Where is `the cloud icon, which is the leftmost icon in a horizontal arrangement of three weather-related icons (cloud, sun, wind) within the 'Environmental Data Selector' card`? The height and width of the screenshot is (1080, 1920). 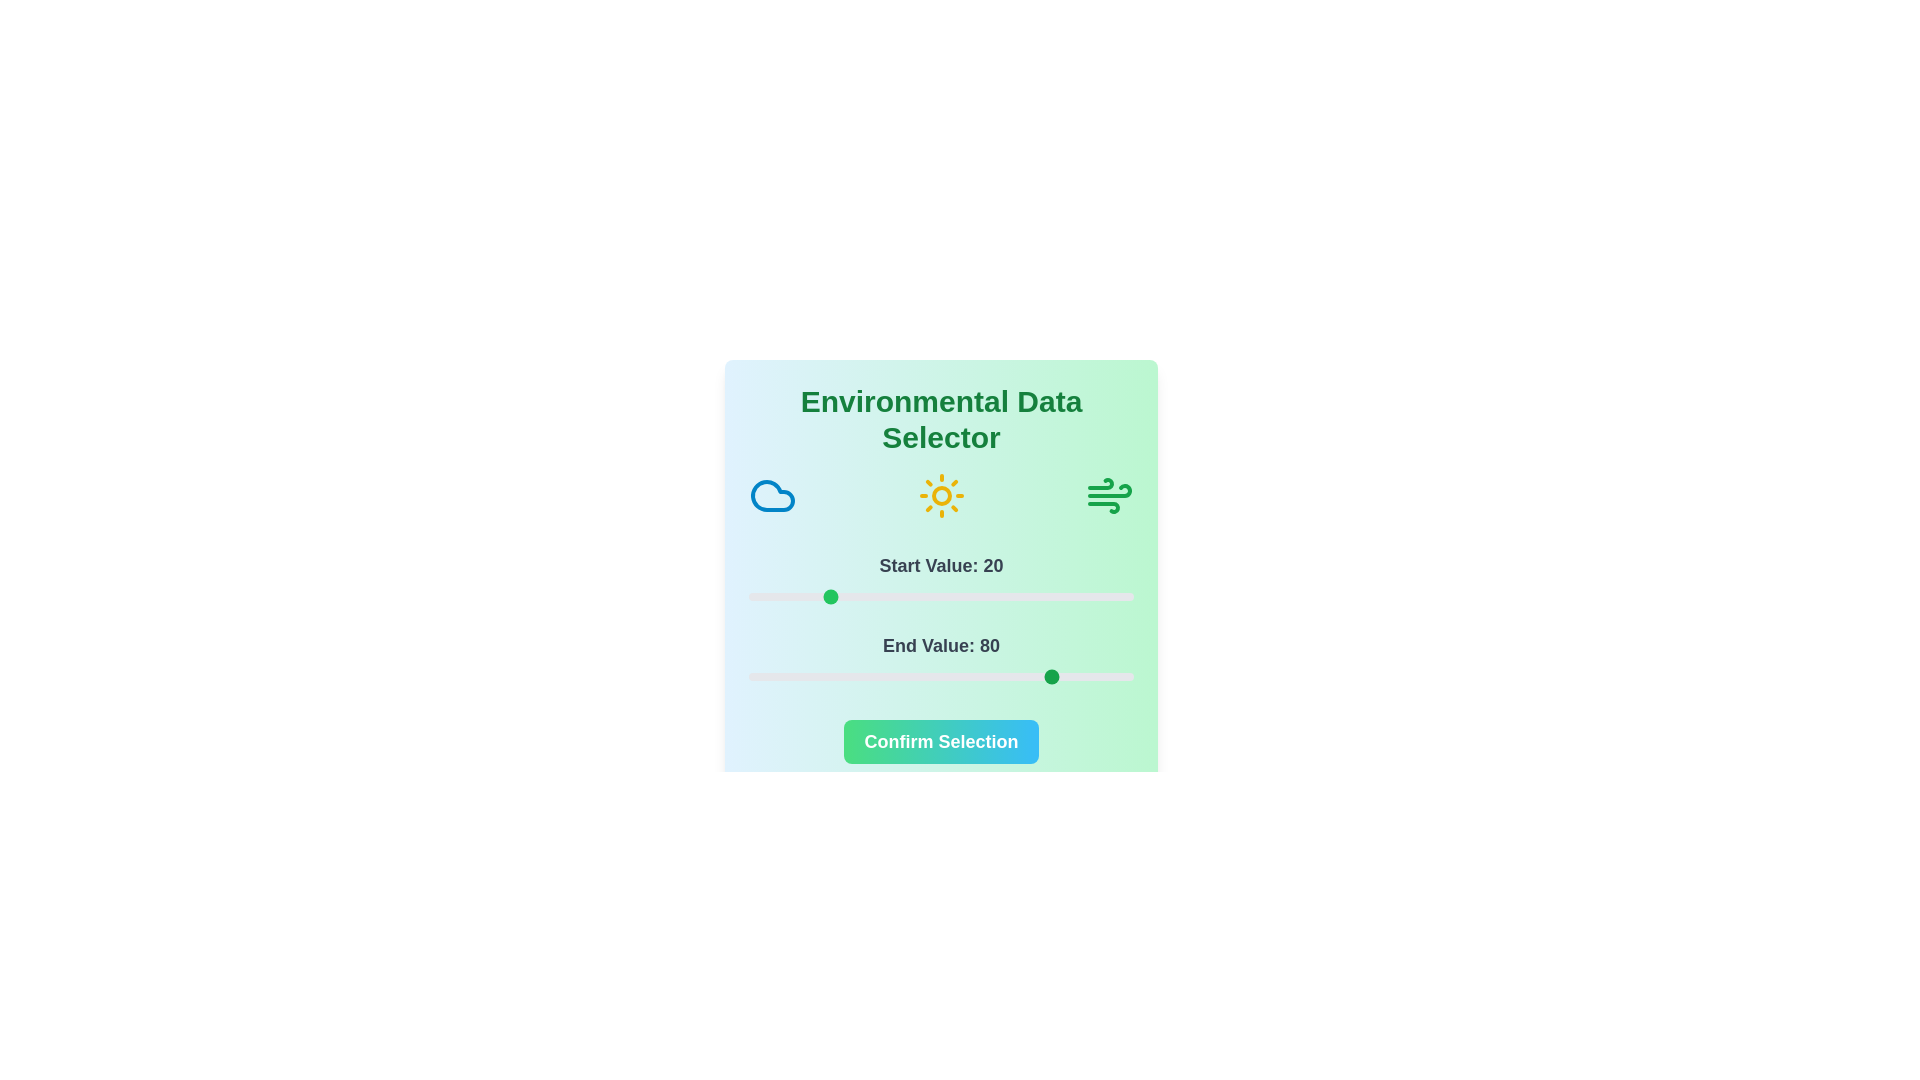
the cloud icon, which is the leftmost icon in a horizontal arrangement of three weather-related icons (cloud, sun, wind) within the 'Environmental Data Selector' card is located at coordinates (771, 495).